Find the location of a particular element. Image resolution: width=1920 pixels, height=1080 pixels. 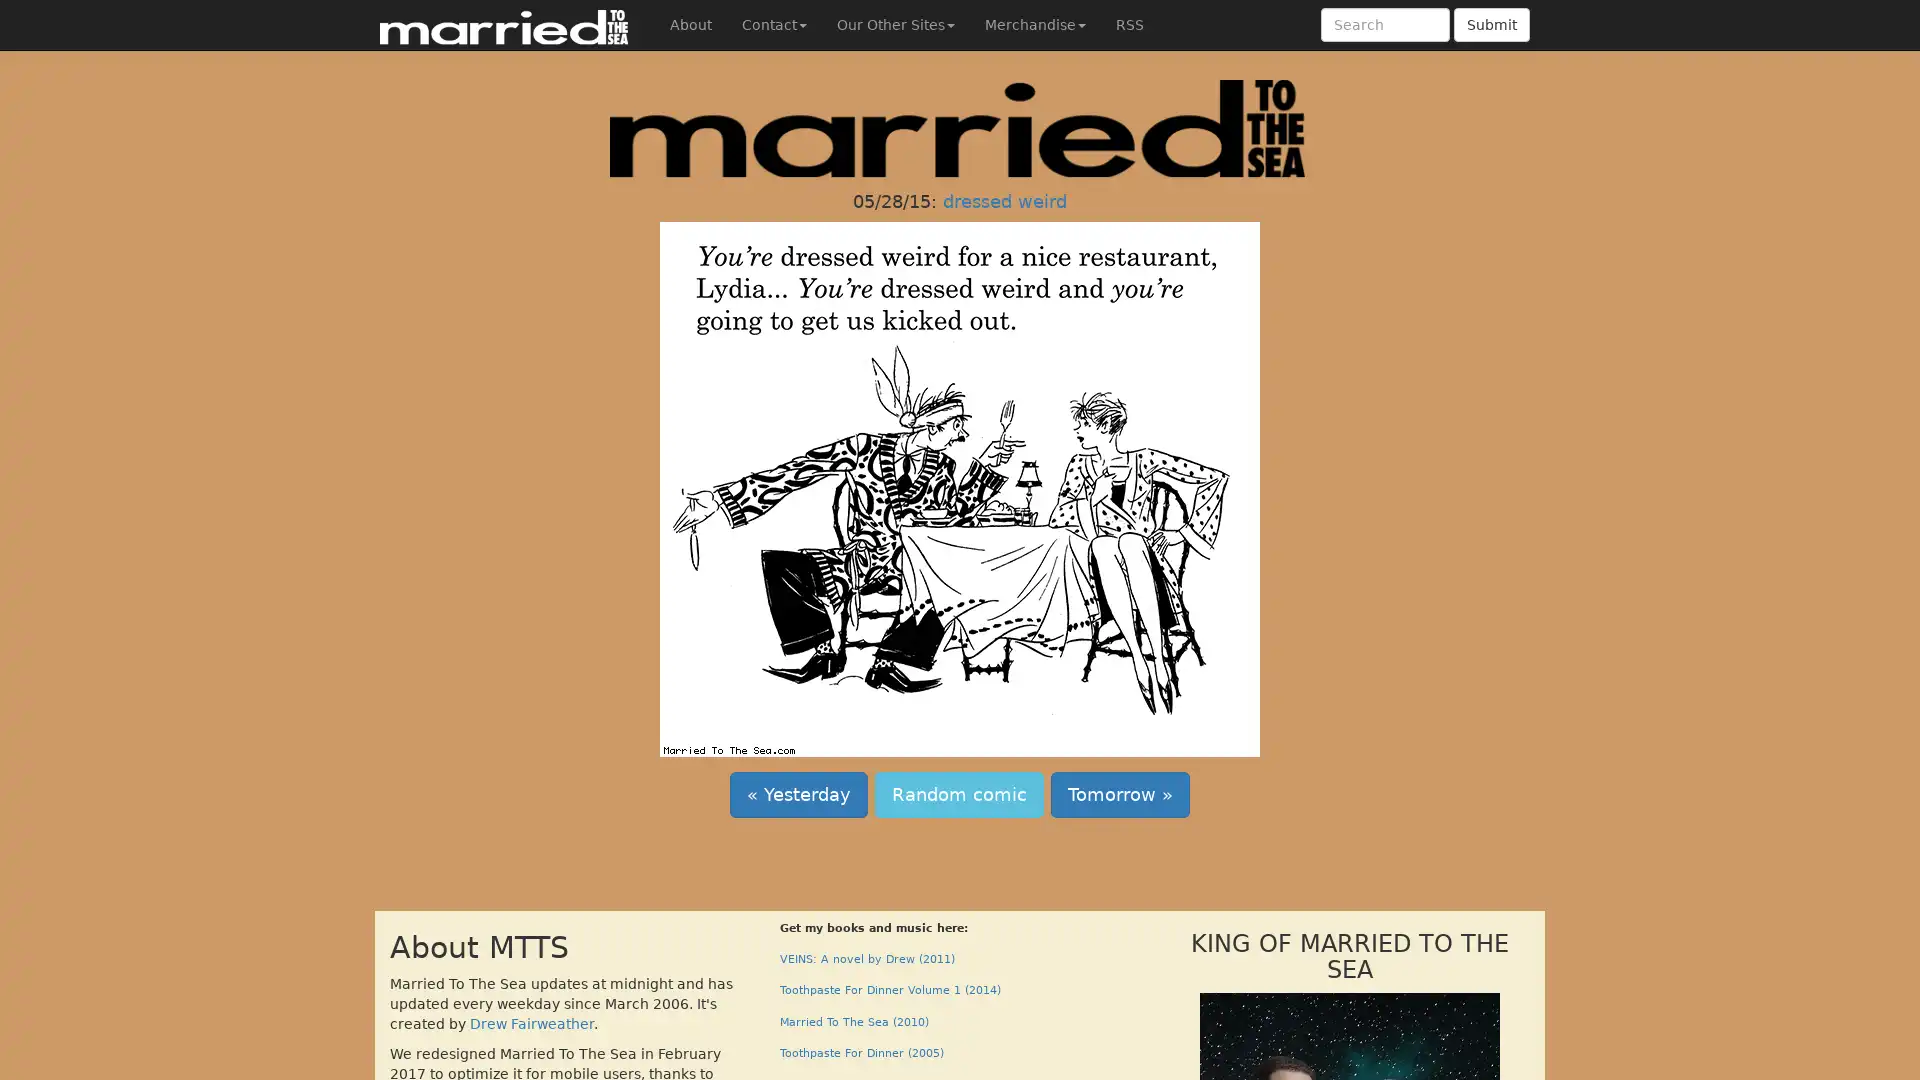

Submit is located at coordinates (1492, 24).